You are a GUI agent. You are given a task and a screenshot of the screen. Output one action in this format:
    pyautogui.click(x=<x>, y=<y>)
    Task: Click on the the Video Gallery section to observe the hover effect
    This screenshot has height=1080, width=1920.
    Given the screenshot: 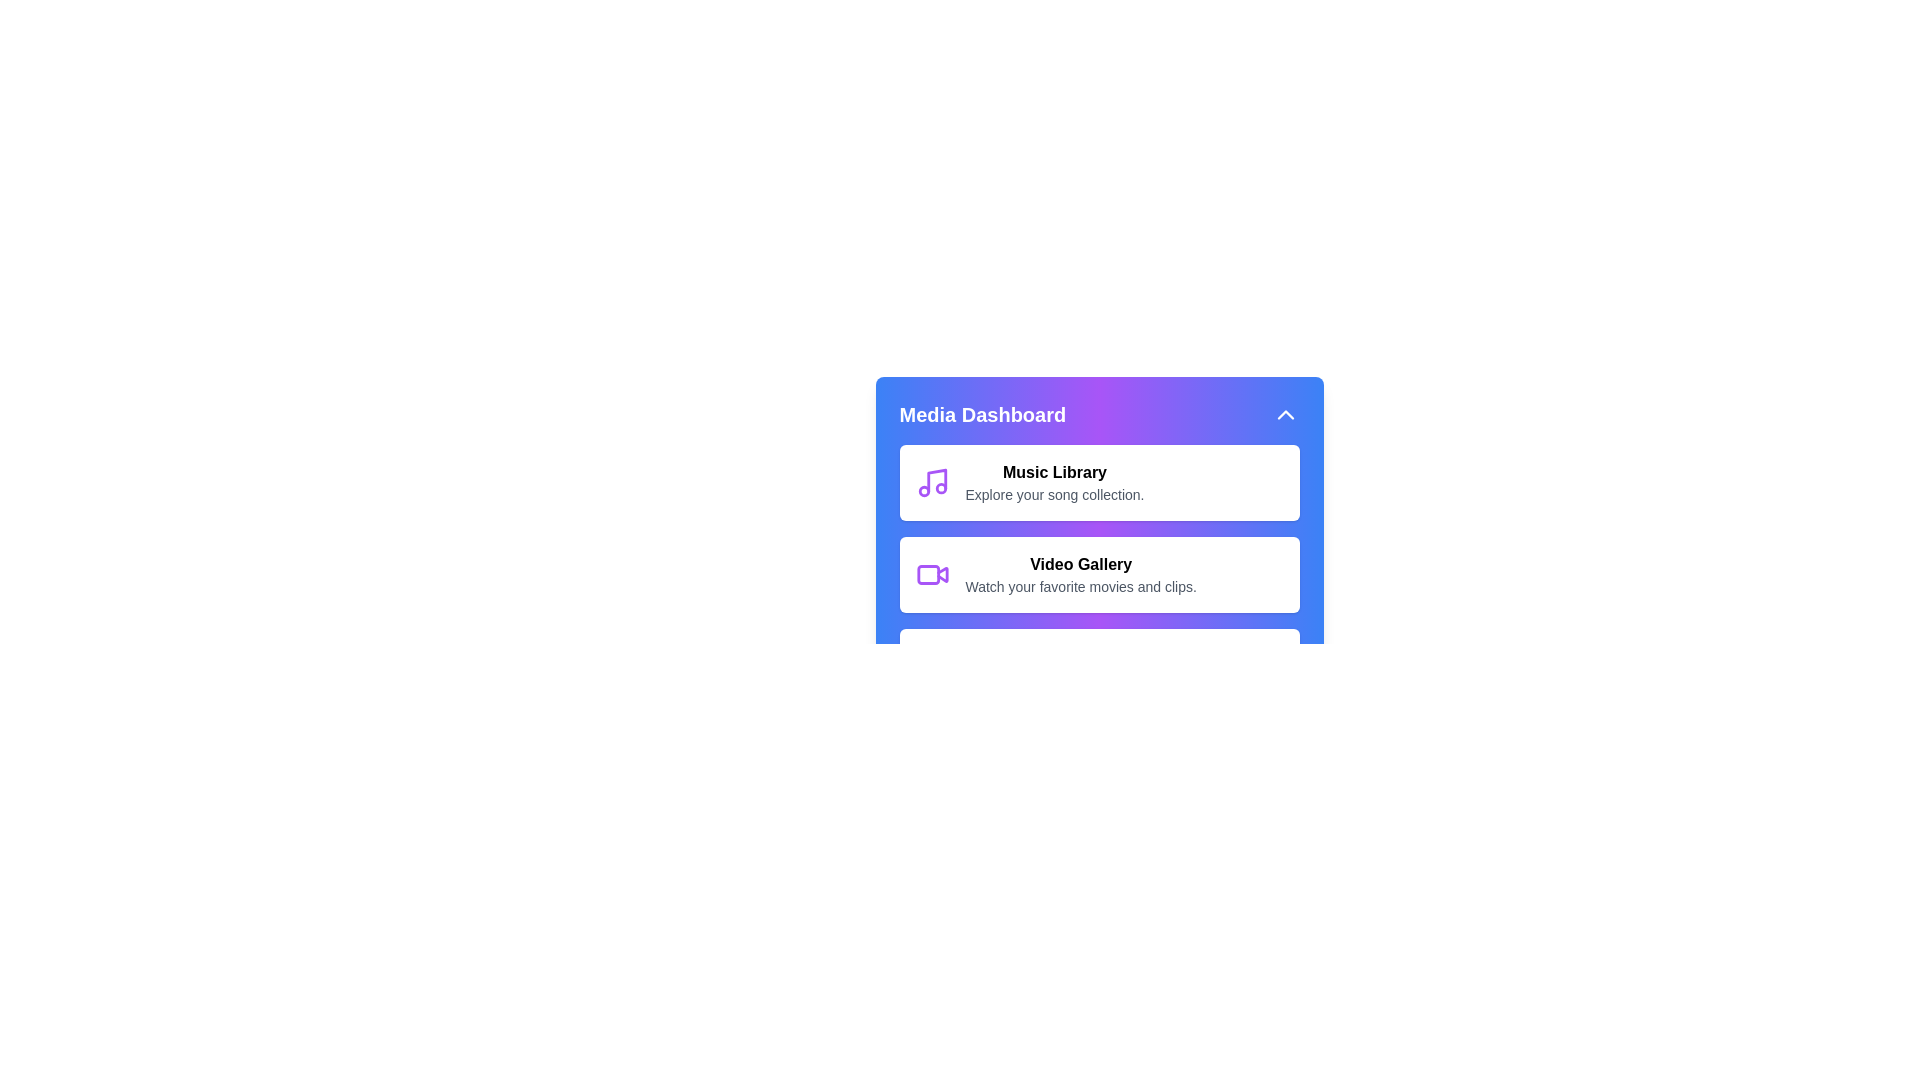 What is the action you would take?
    pyautogui.click(x=1098, y=574)
    